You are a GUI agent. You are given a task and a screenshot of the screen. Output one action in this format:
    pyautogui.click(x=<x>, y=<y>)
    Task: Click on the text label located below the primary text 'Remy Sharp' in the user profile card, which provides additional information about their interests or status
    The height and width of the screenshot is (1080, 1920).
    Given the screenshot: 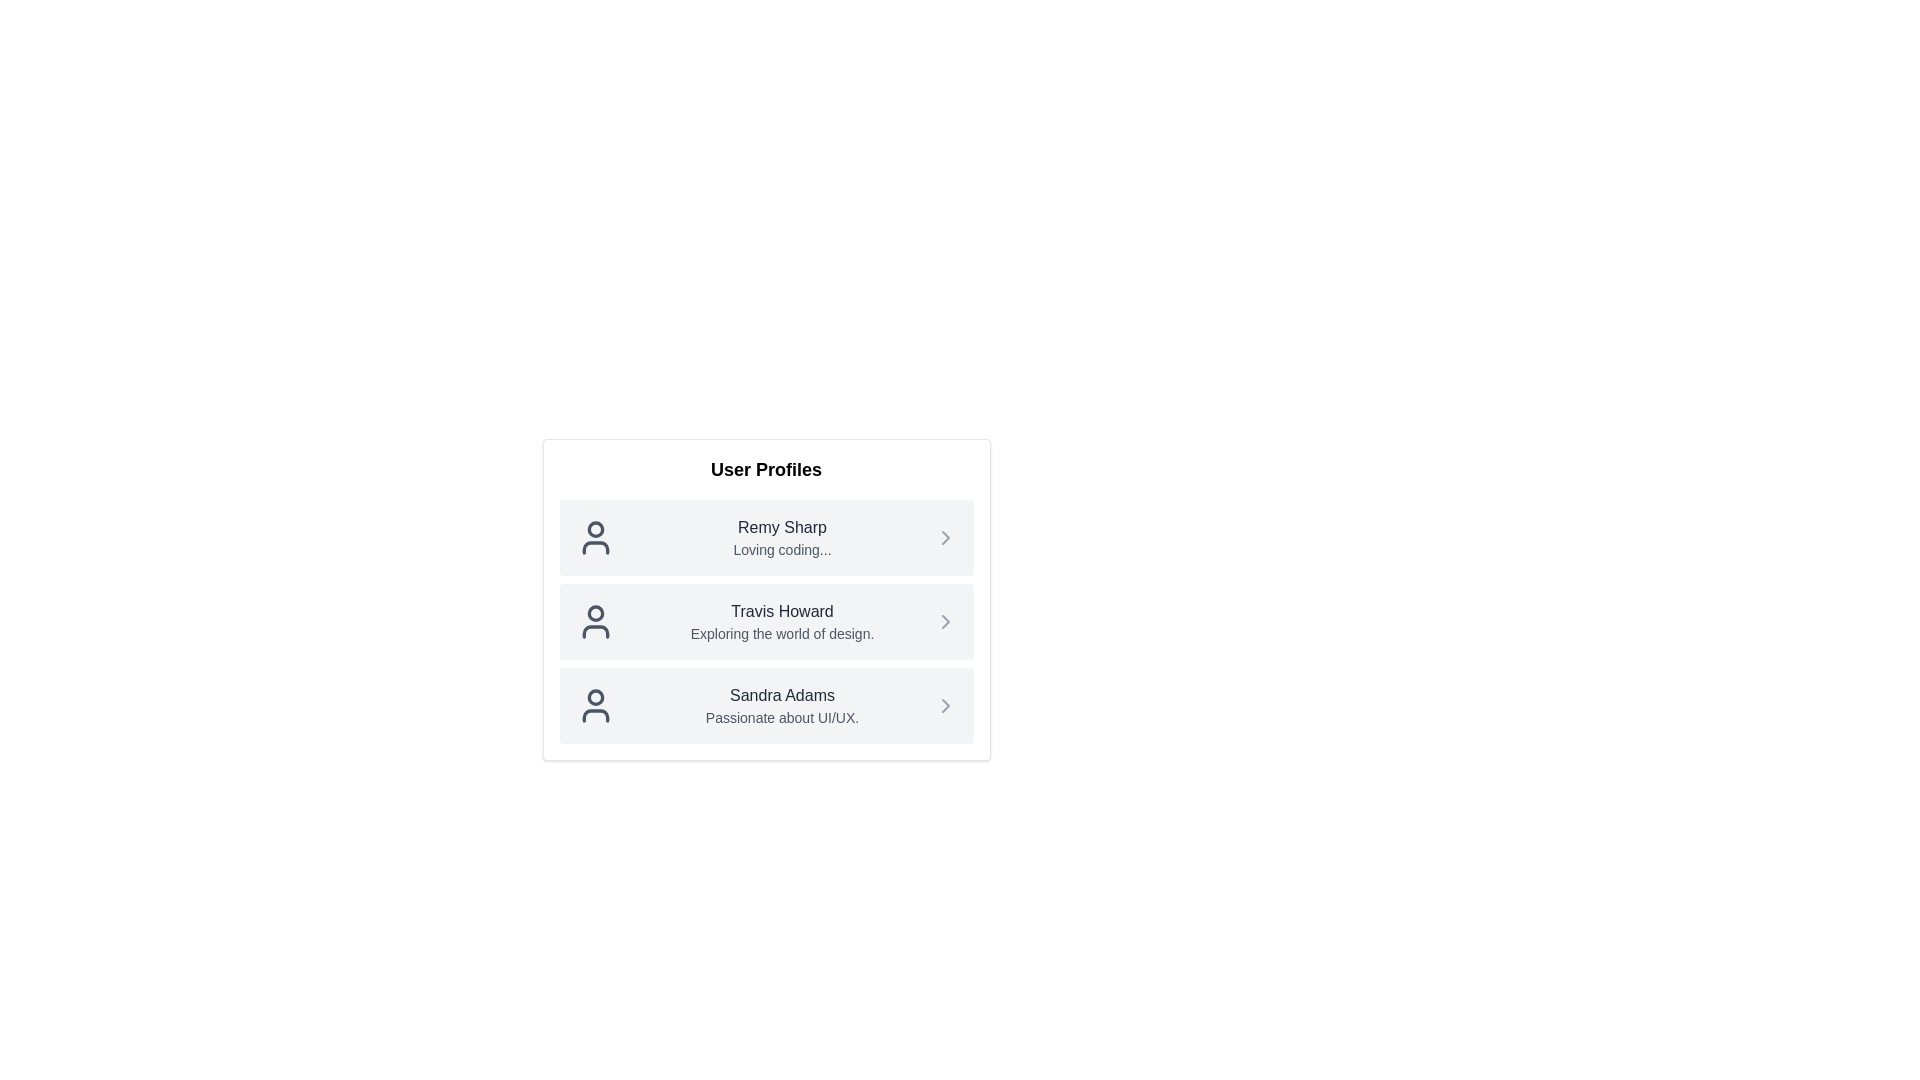 What is the action you would take?
    pyautogui.click(x=781, y=550)
    